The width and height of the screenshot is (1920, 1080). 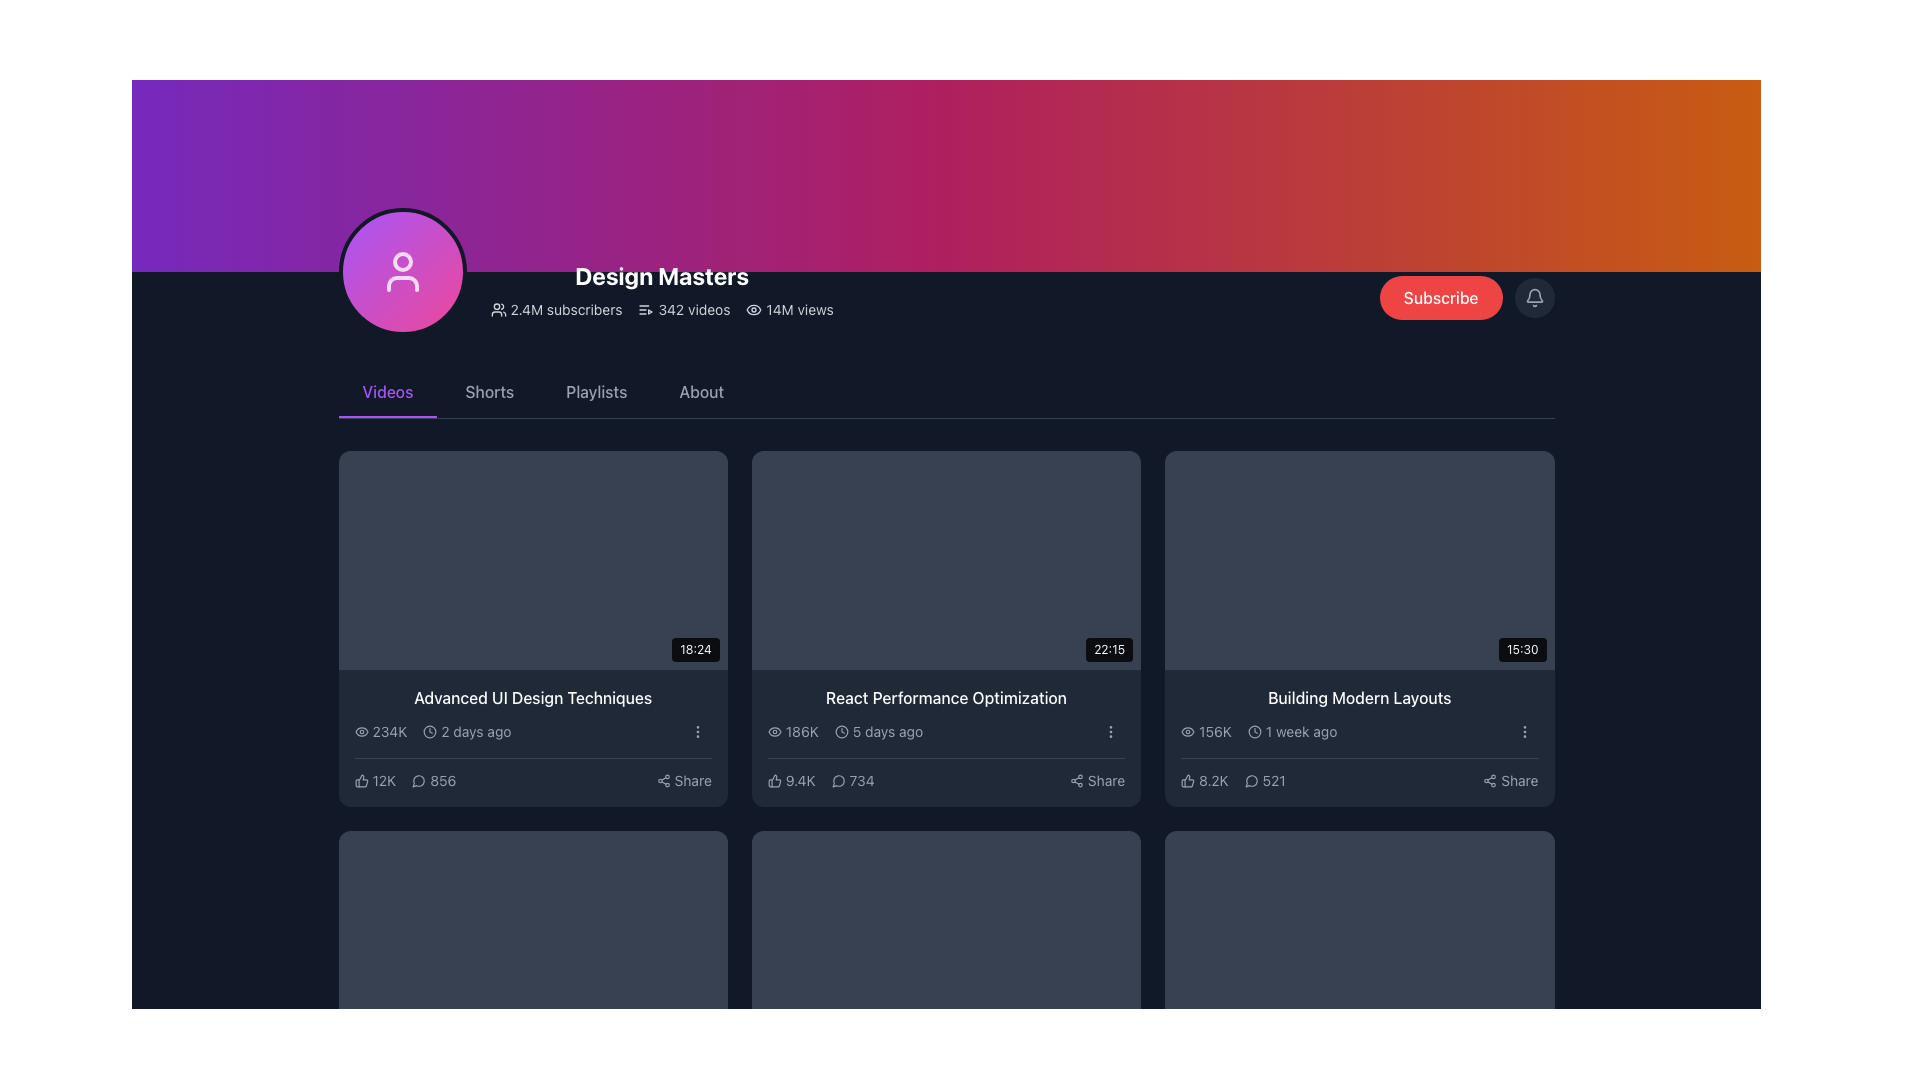 What do you see at coordinates (1253, 732) in the screenshot?
I see `the background circle of the clock icon located in the bottom-right corner of the second row of video thumbnails for the 'Building Modern Layouts' video under its metadata section` at bounding box center [1253, 732].